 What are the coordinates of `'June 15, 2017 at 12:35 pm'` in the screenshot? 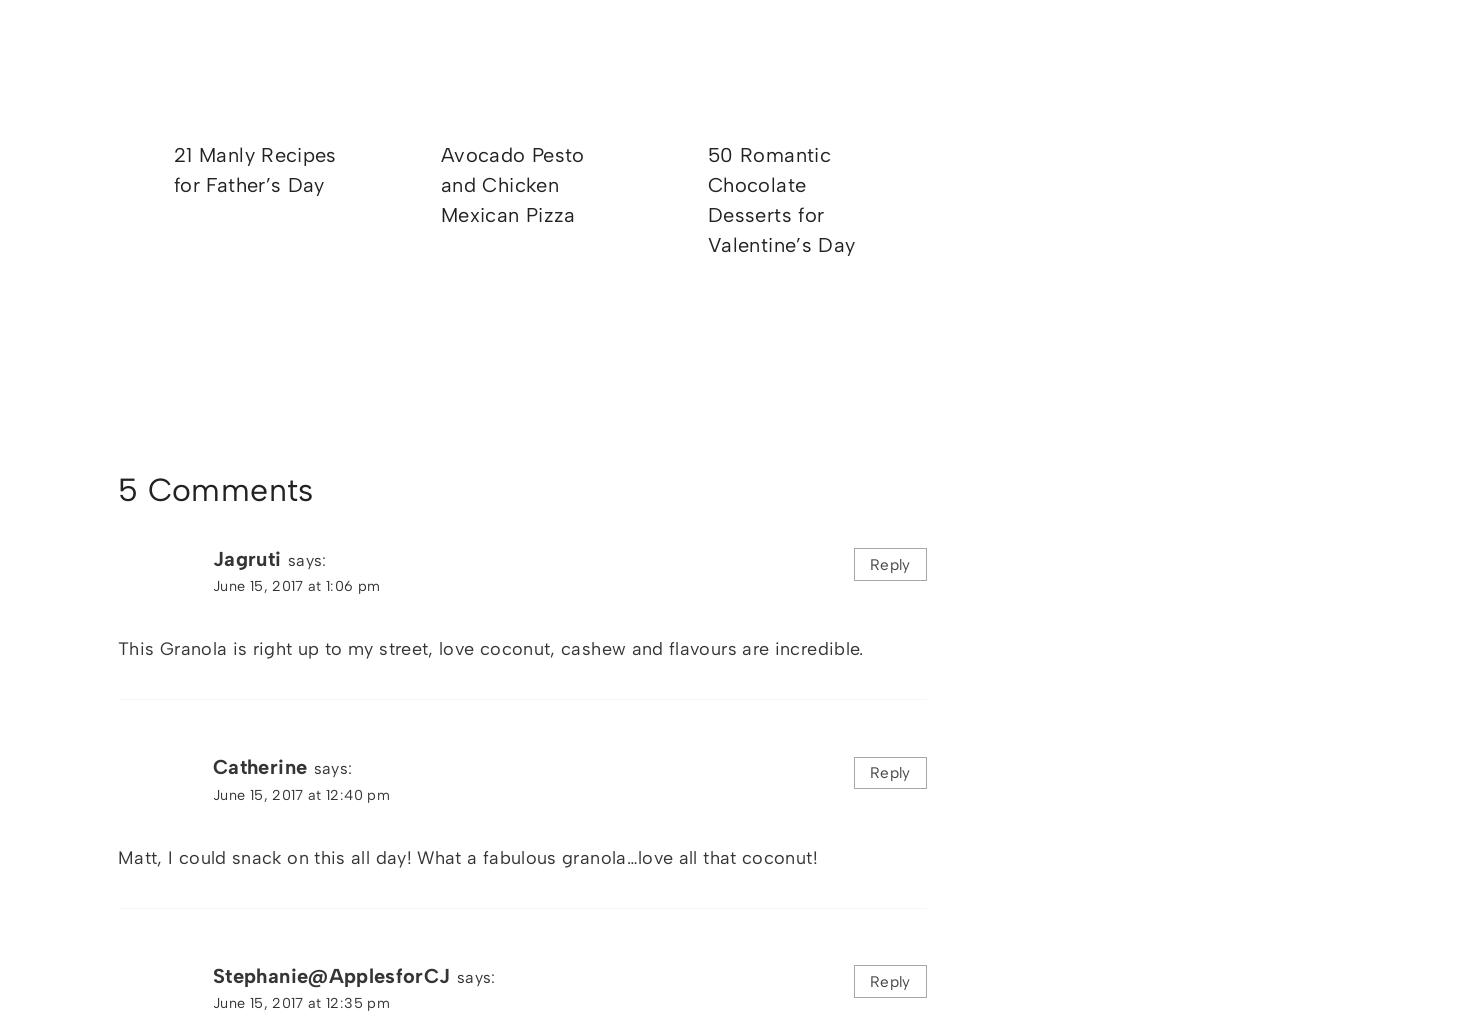 It's located at (300, 1003).